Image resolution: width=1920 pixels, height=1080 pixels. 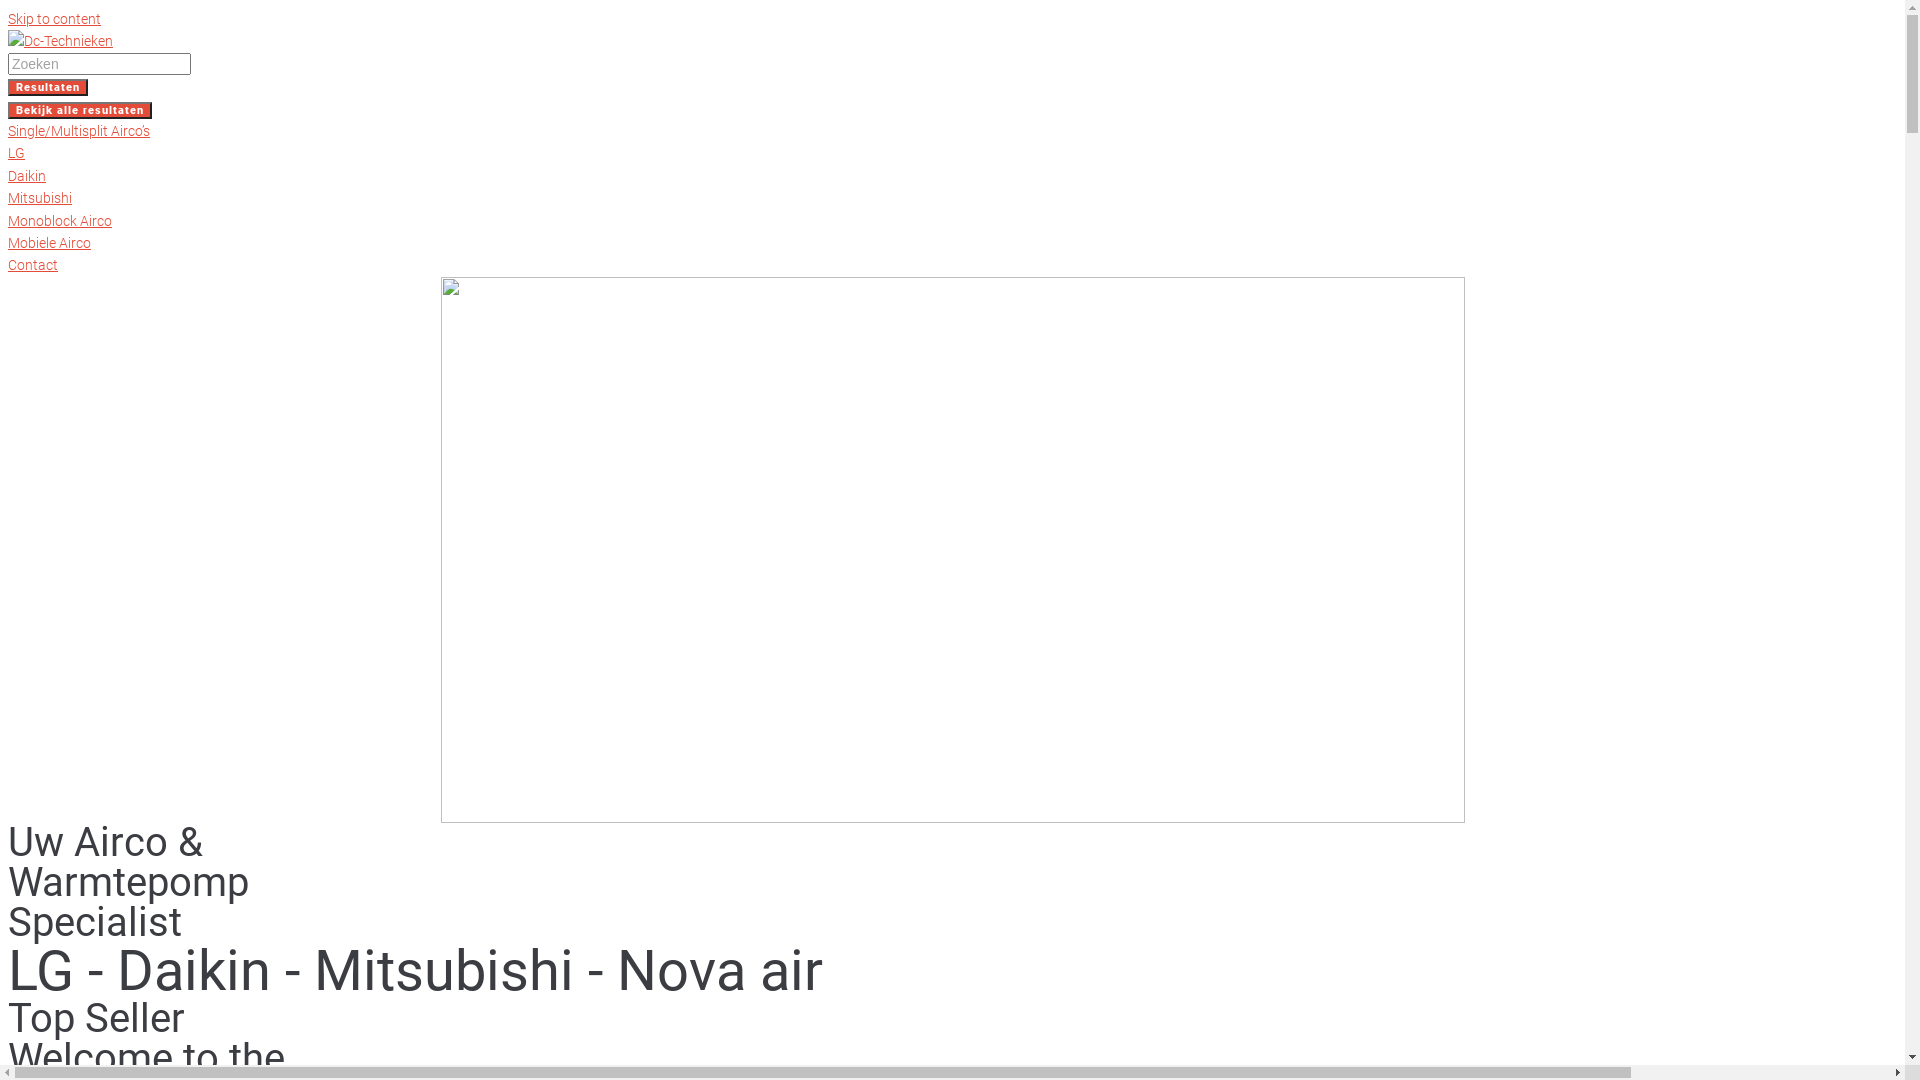 I want to click on 'LG', so click(x=16, y=152).